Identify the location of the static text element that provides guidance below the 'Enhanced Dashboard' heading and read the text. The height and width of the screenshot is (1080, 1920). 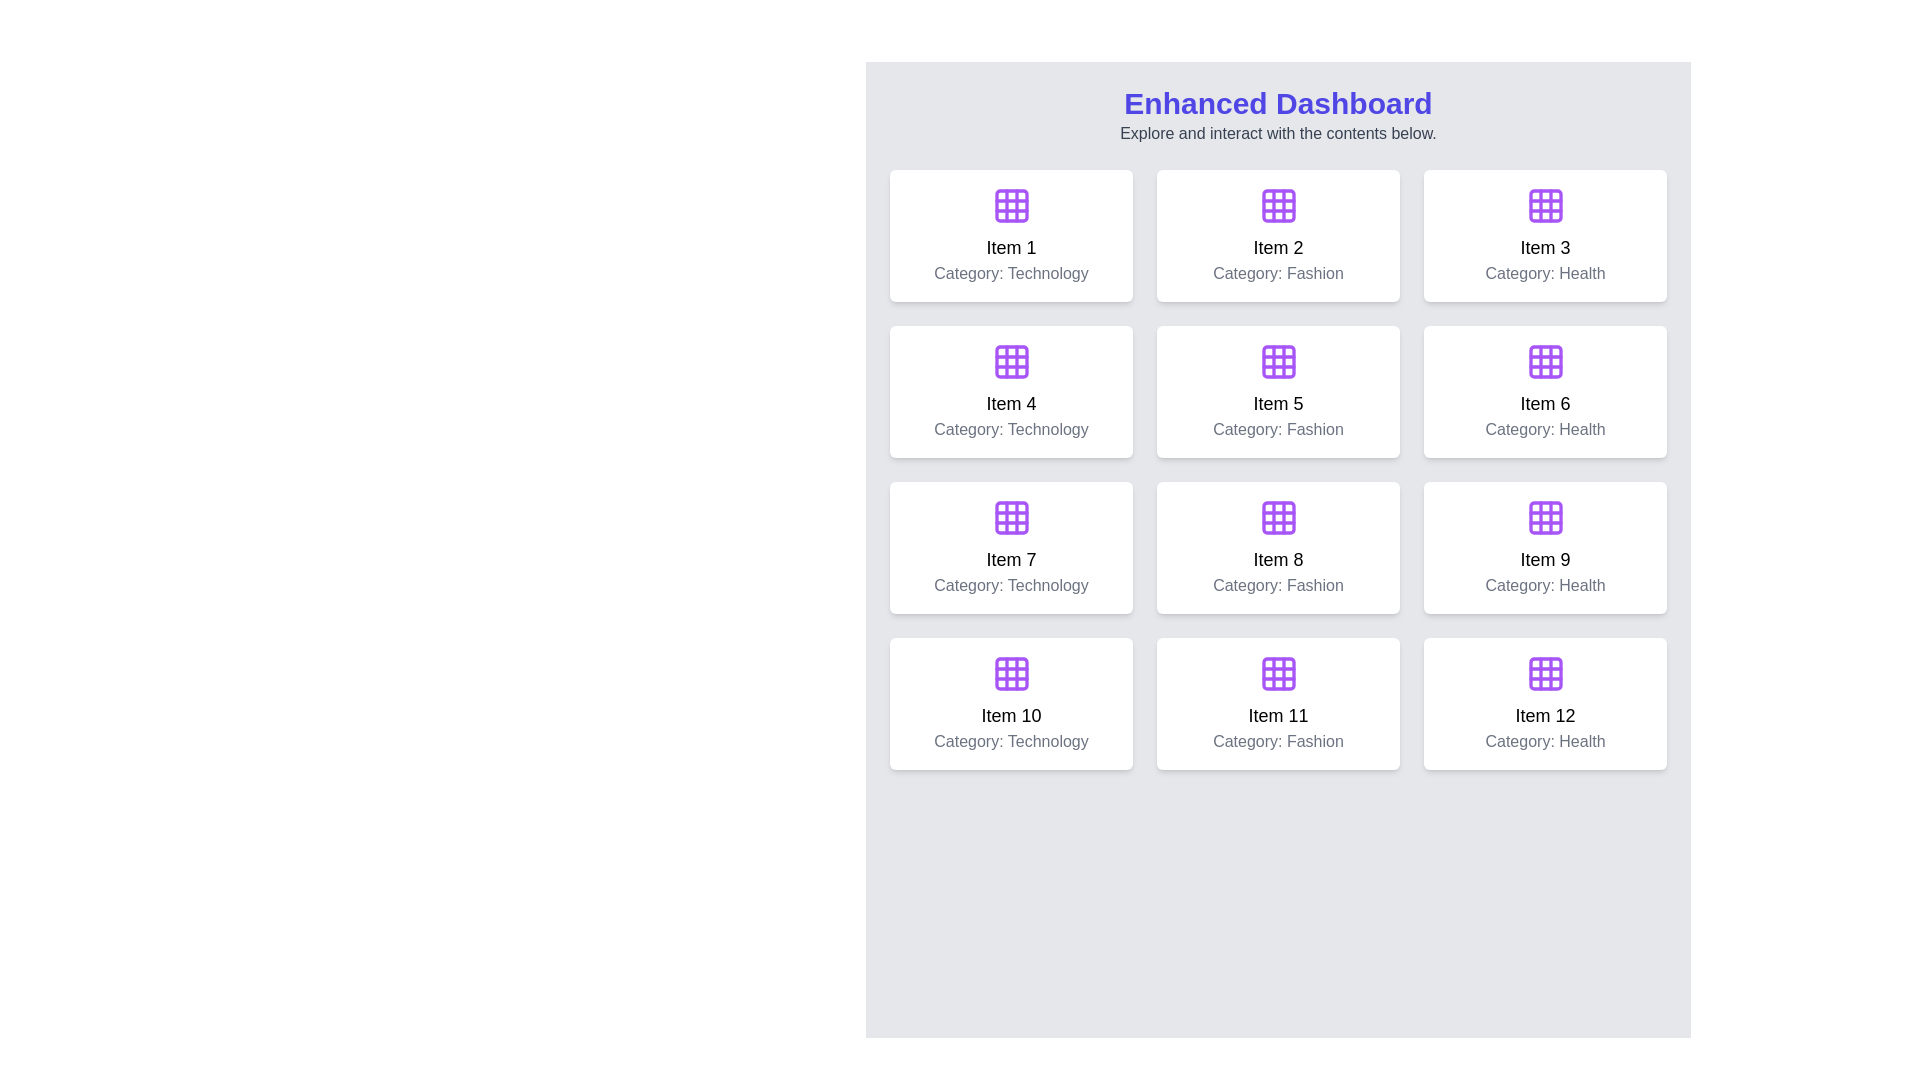
(1277, 134).